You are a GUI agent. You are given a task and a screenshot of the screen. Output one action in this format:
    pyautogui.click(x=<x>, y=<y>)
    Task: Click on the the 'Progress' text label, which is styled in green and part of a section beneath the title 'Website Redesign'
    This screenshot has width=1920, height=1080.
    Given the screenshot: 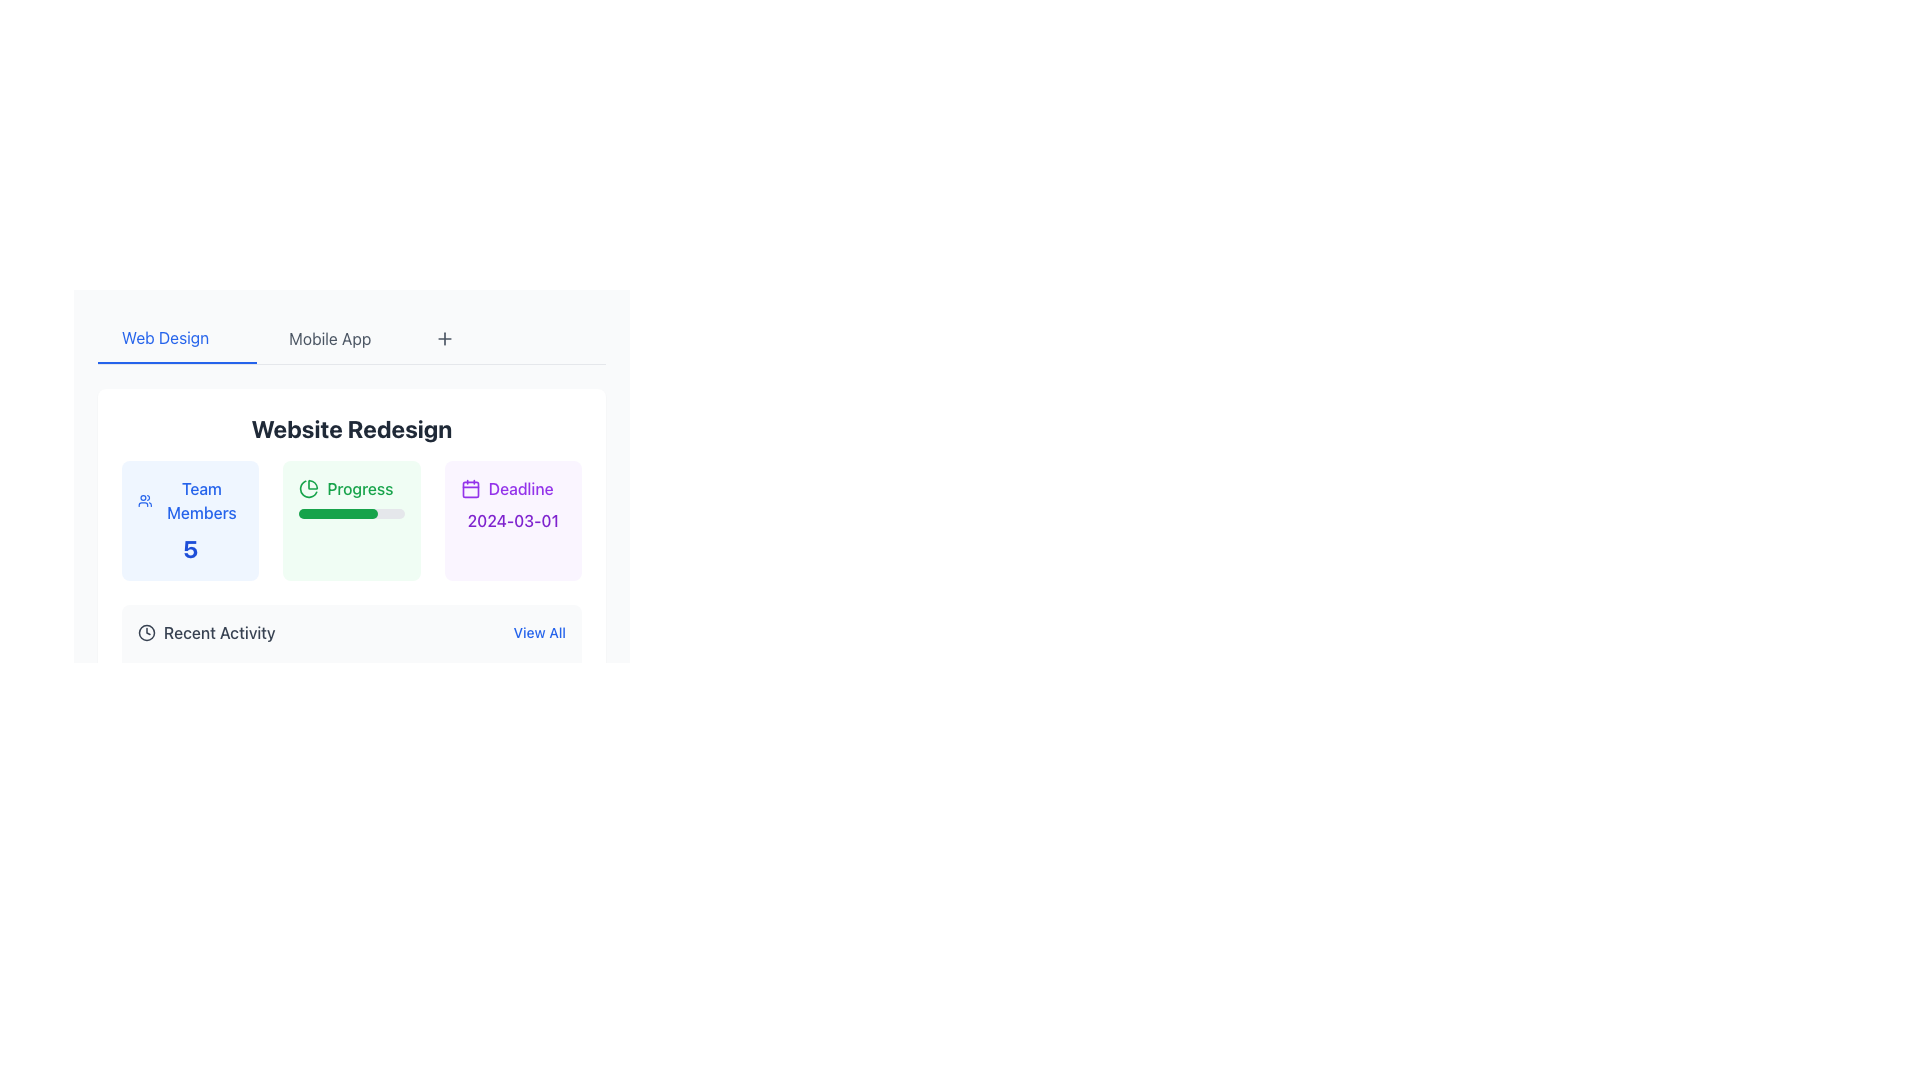 What is the action you would take?
    pyautogui.click(x=360, y=489)
    